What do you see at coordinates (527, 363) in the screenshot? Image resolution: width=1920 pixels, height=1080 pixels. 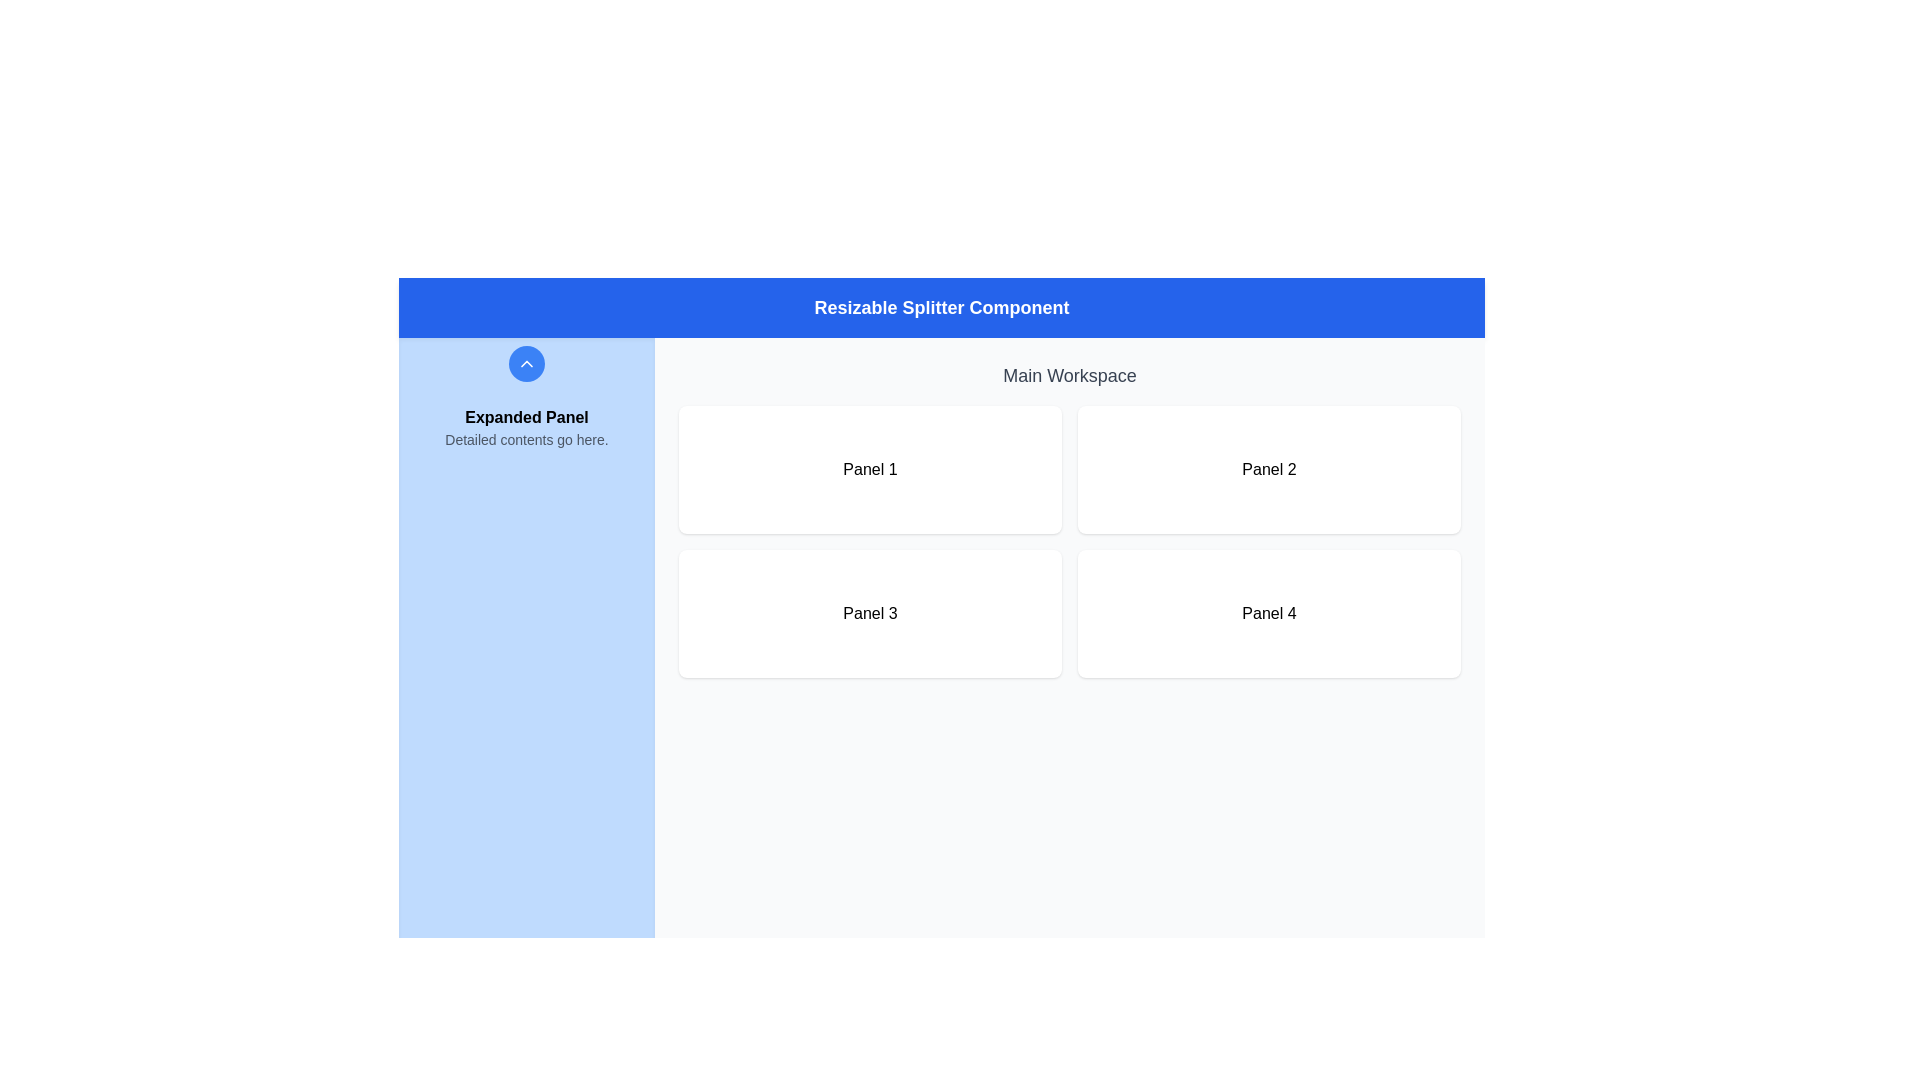 I see `the upward-facing chevron arrow icon located at the center of the blue circular button that is positioned above the 'Expanded Panel' text` at bounding box center [527, 363].